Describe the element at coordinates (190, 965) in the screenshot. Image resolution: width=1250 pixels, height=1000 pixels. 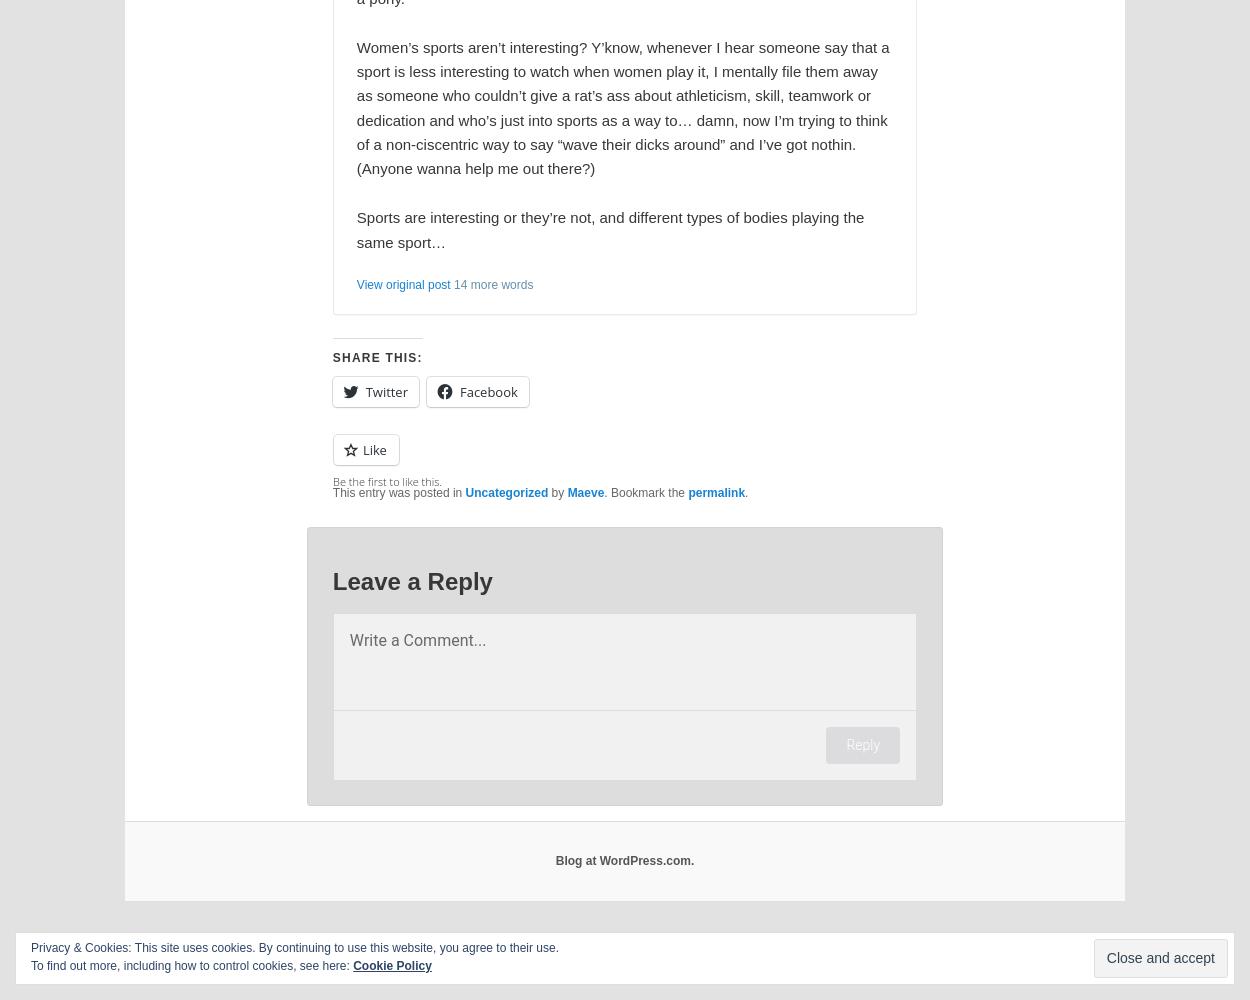
I see `'To find out more, including how to control cookies, see here:'` at that location.